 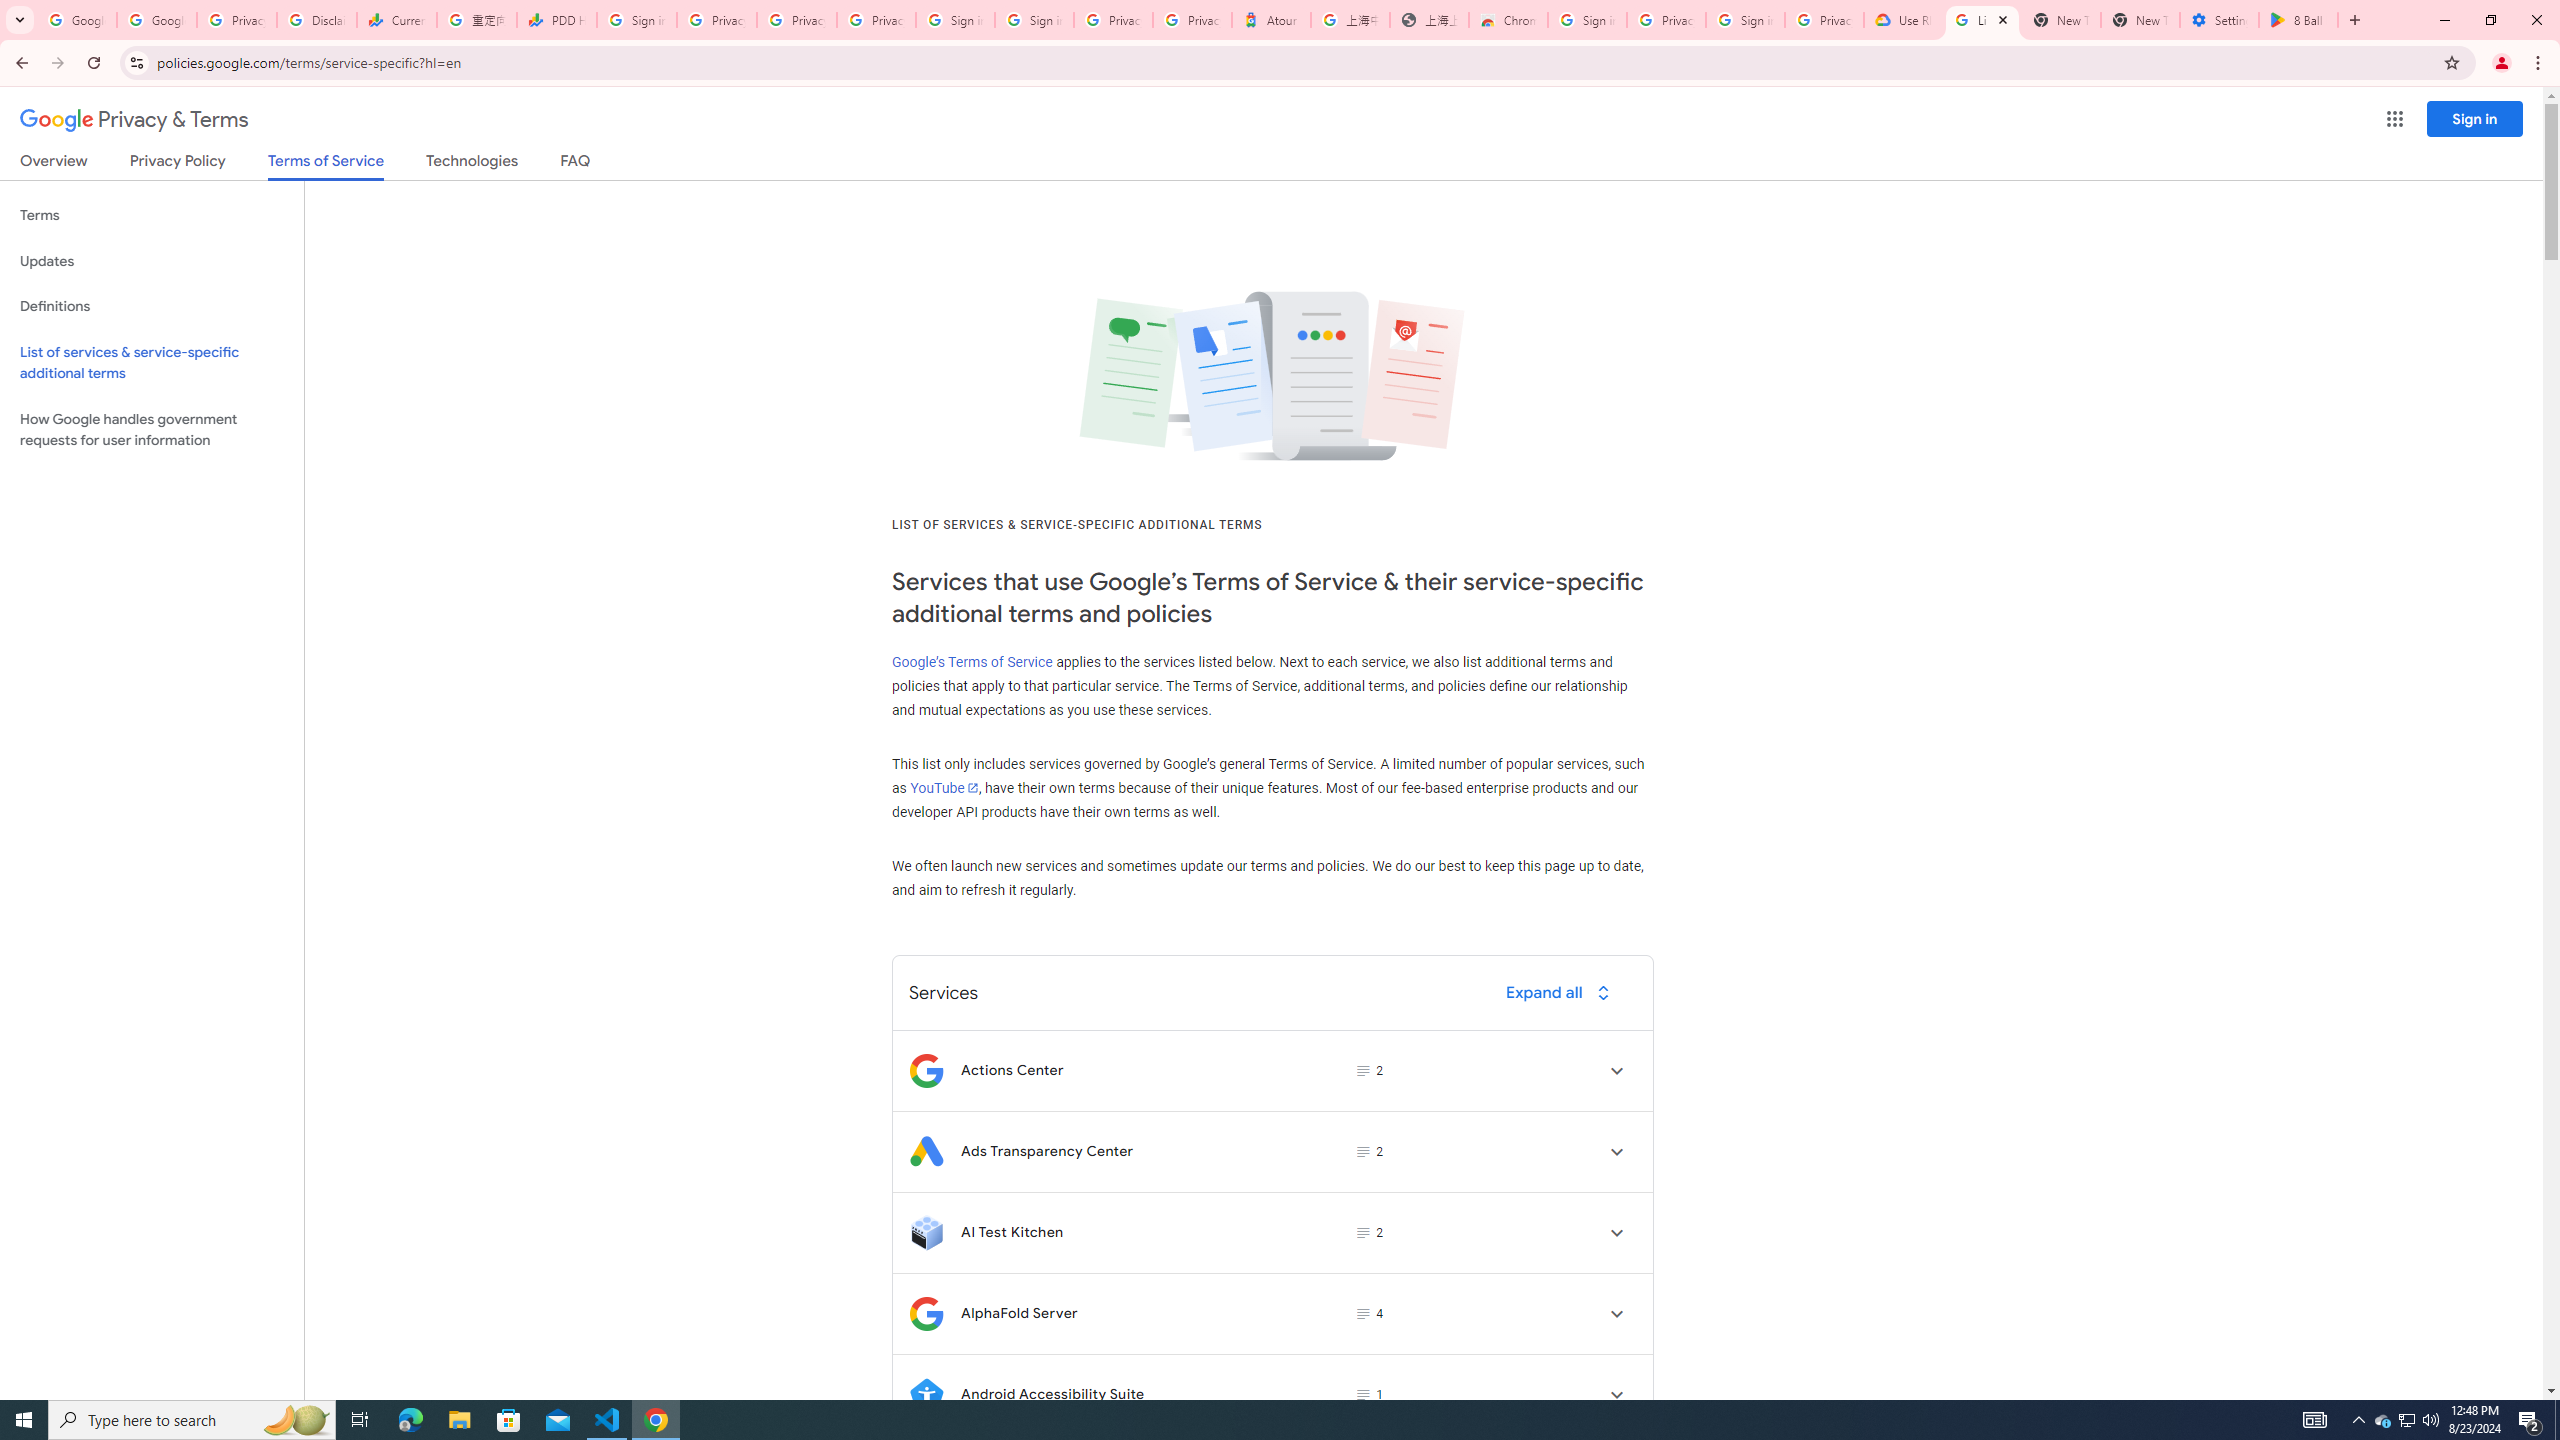 What do you see at coordinates (925, 1394) in the screenshot?
I see `'Logo for Android Accessibility Suite'` at bounding box center [925, 1394].